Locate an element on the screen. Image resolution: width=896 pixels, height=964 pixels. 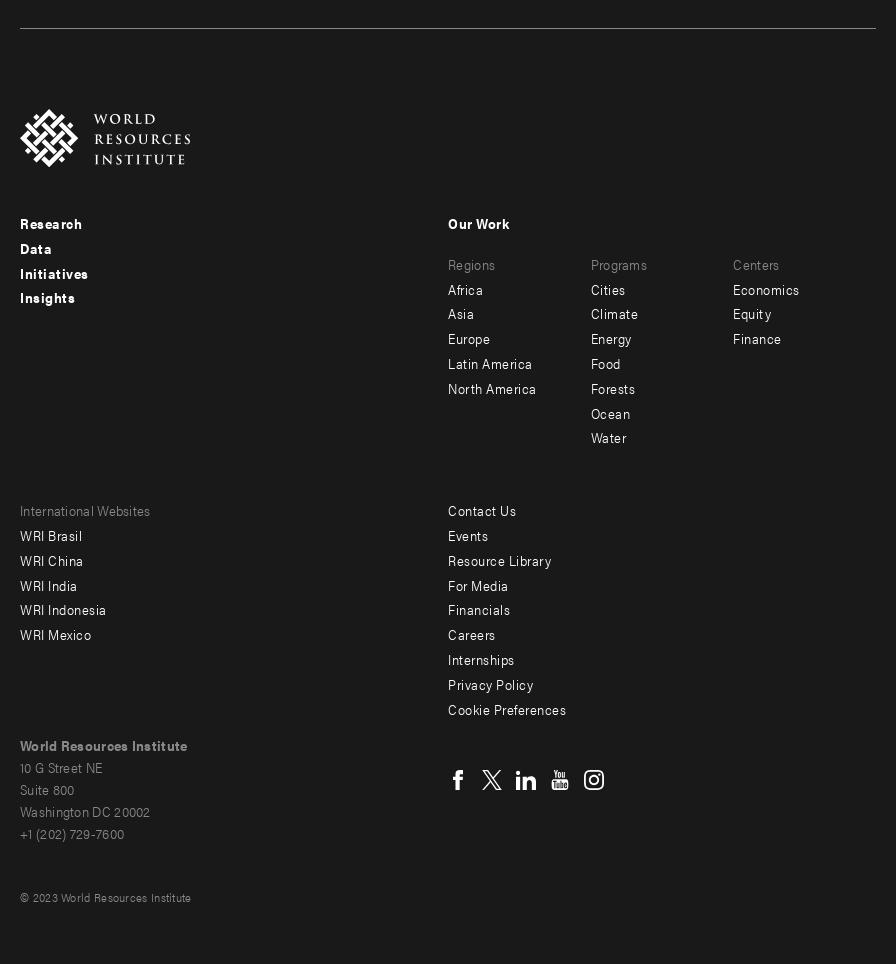
'Contact Us' is located at coordinates (448, 508).